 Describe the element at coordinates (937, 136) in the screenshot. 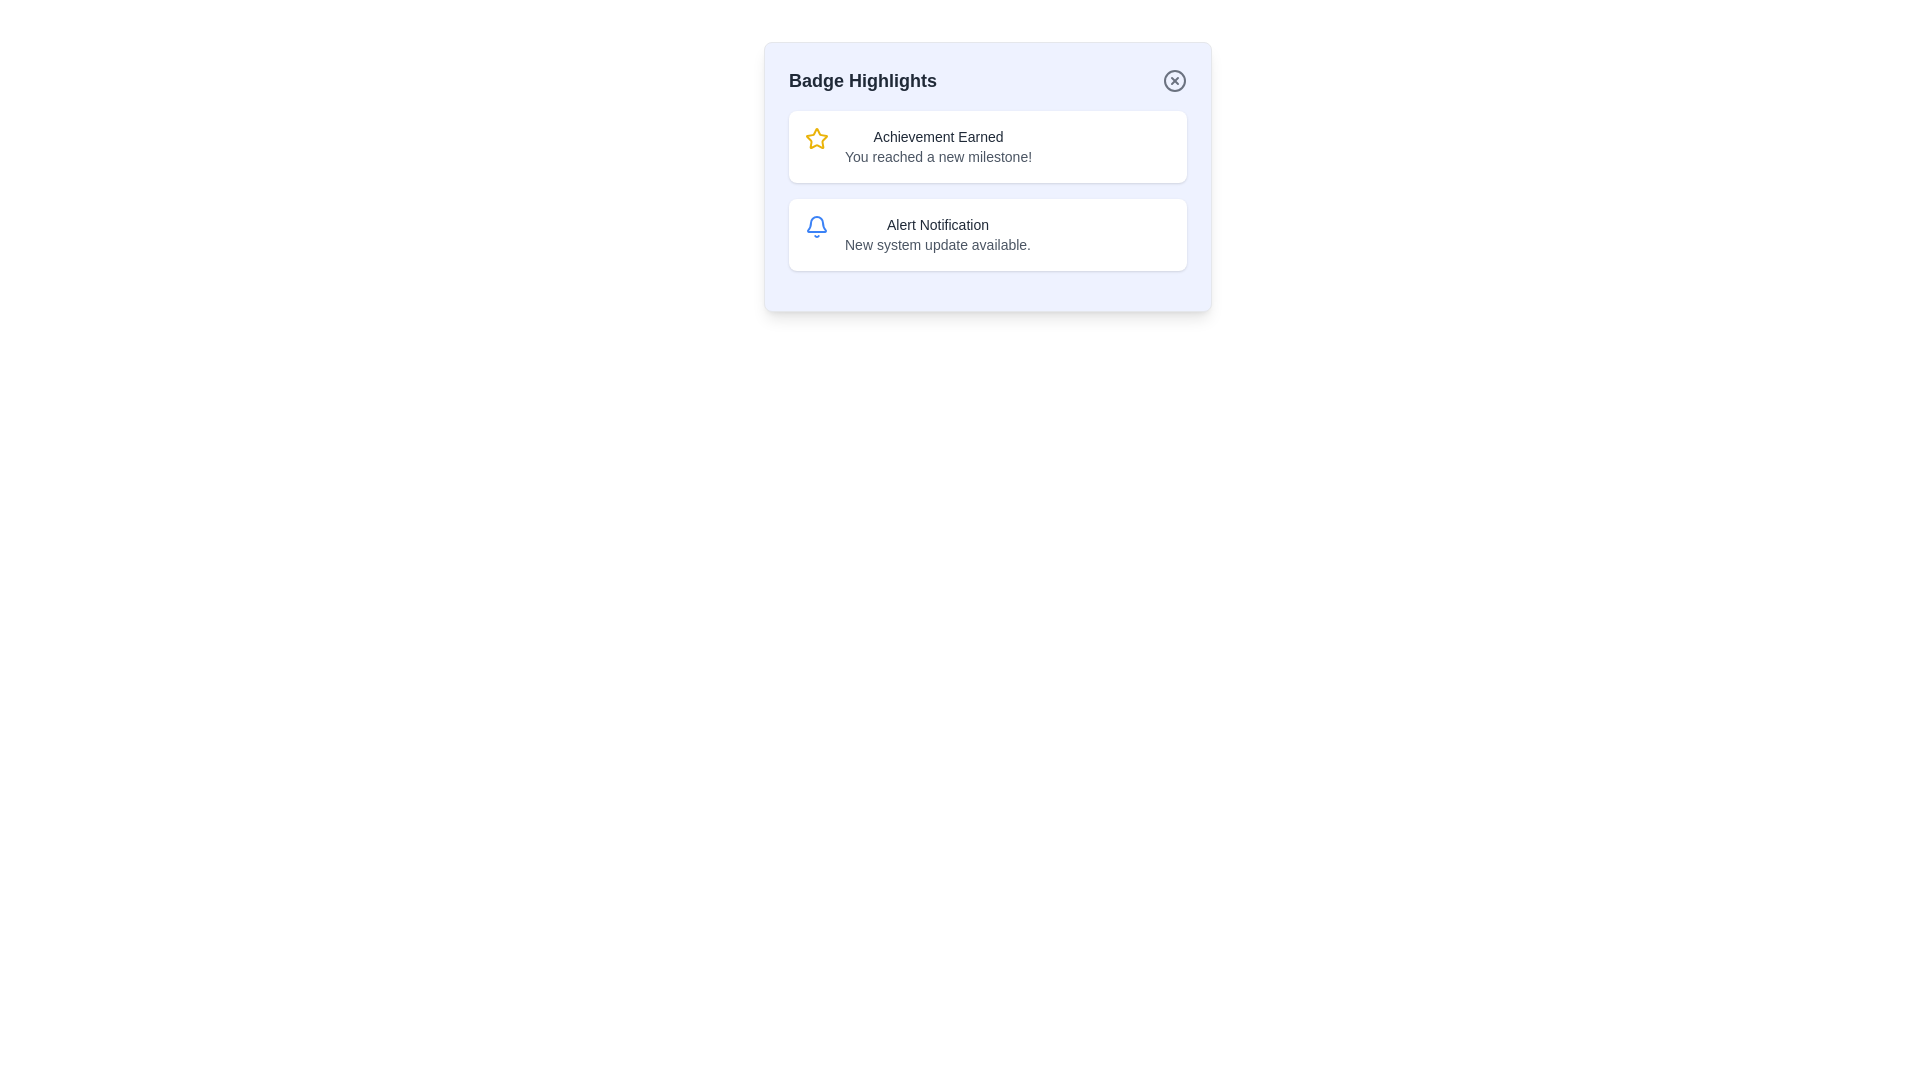

I see `the 'Achievement Earned' text label, which is styled with a gray font color and is located in the upper section of the 'Badge Highlights' panel` at that location.